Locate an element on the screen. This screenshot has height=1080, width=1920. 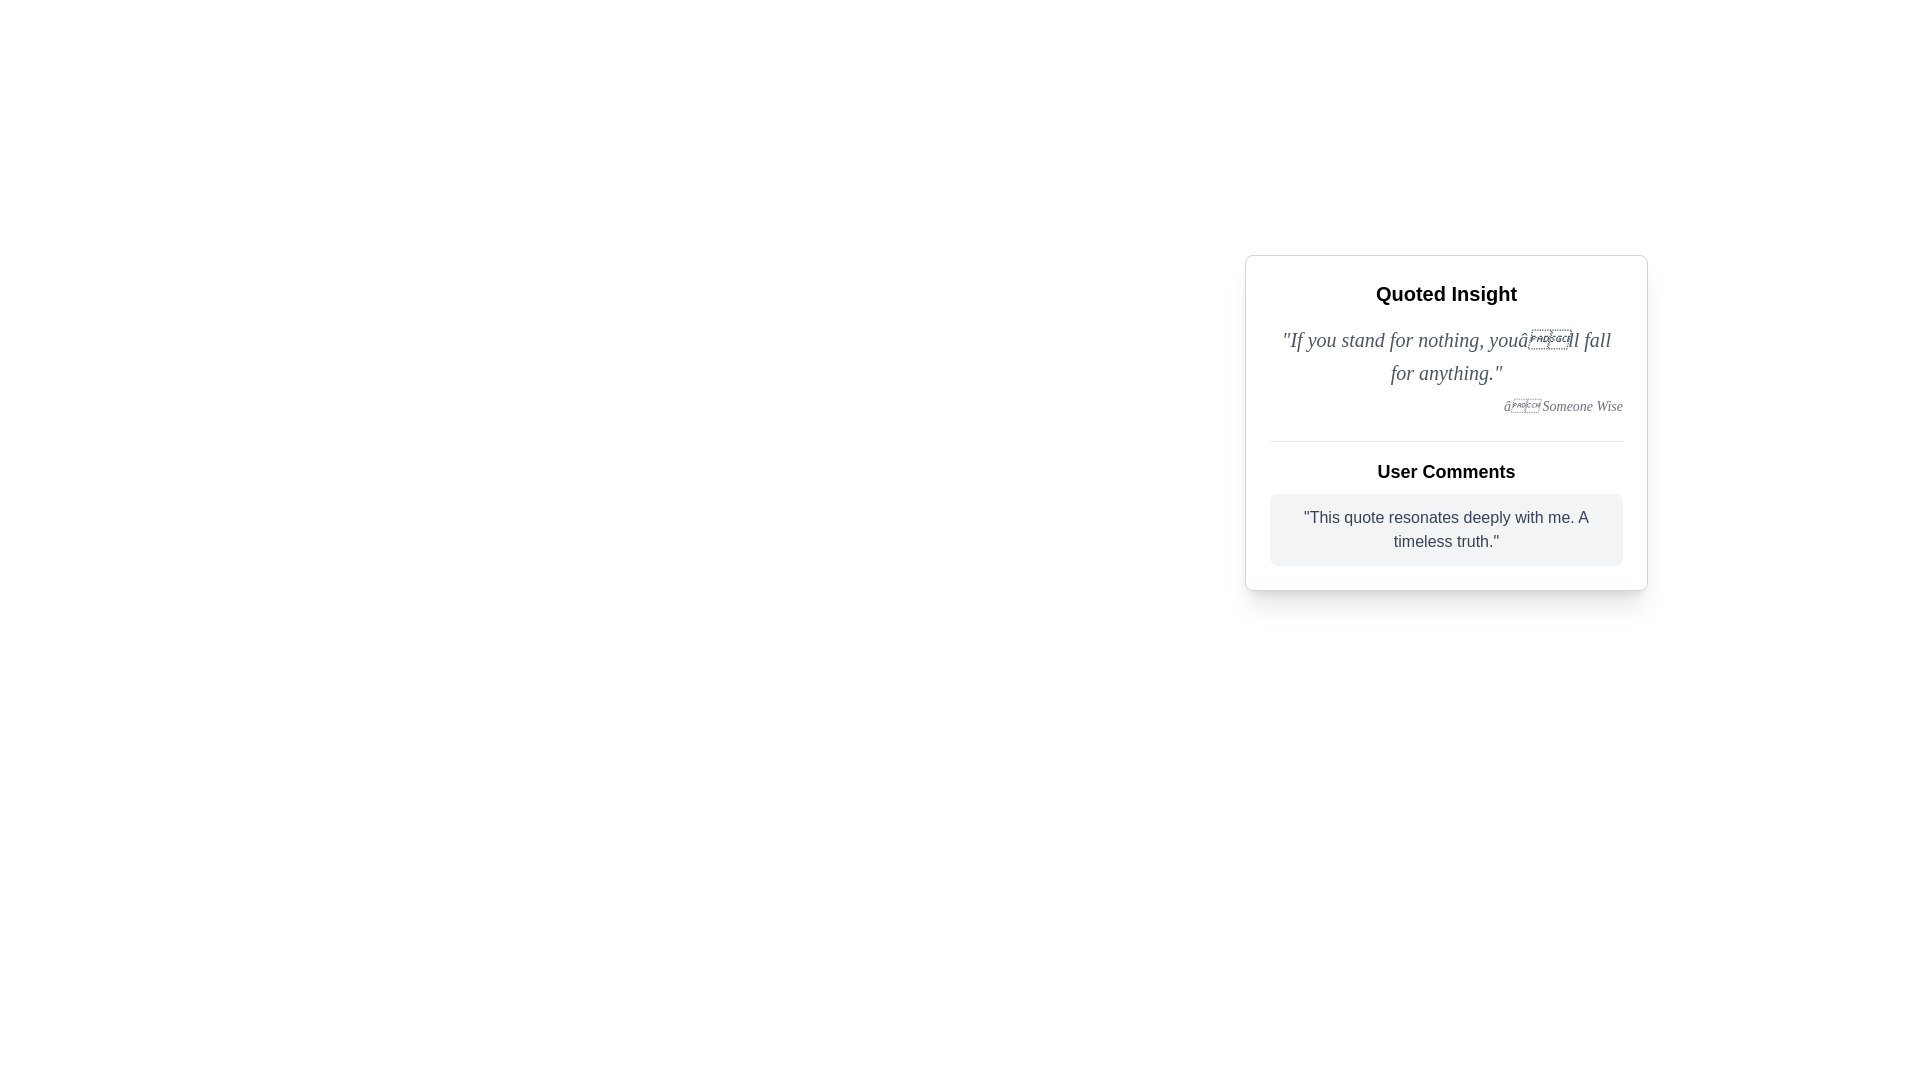
comment displayed in the 'User Comments' section, which is styled with bold text and a light gray background, positioned beneath the 'Quoted Insight' content is located at coordinates (1446, 502).